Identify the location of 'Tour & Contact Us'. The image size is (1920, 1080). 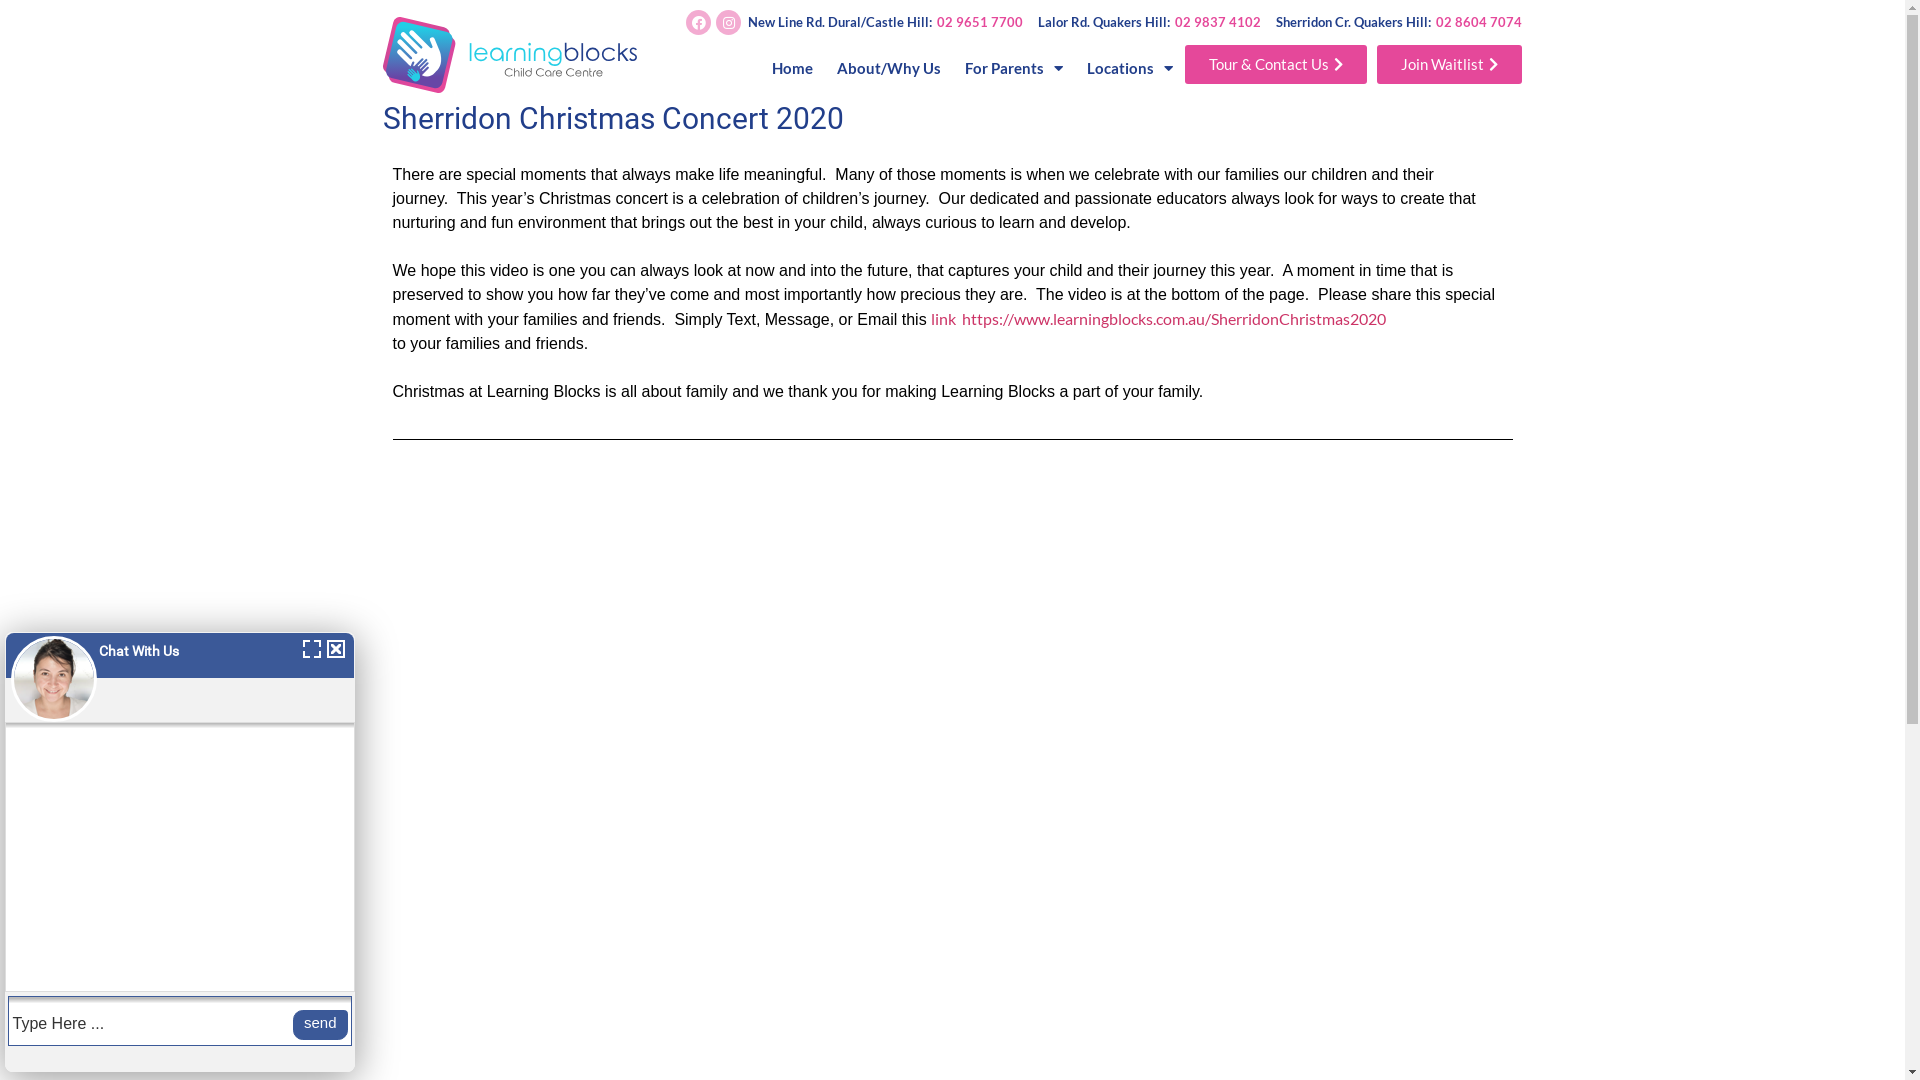
(1275, 63).